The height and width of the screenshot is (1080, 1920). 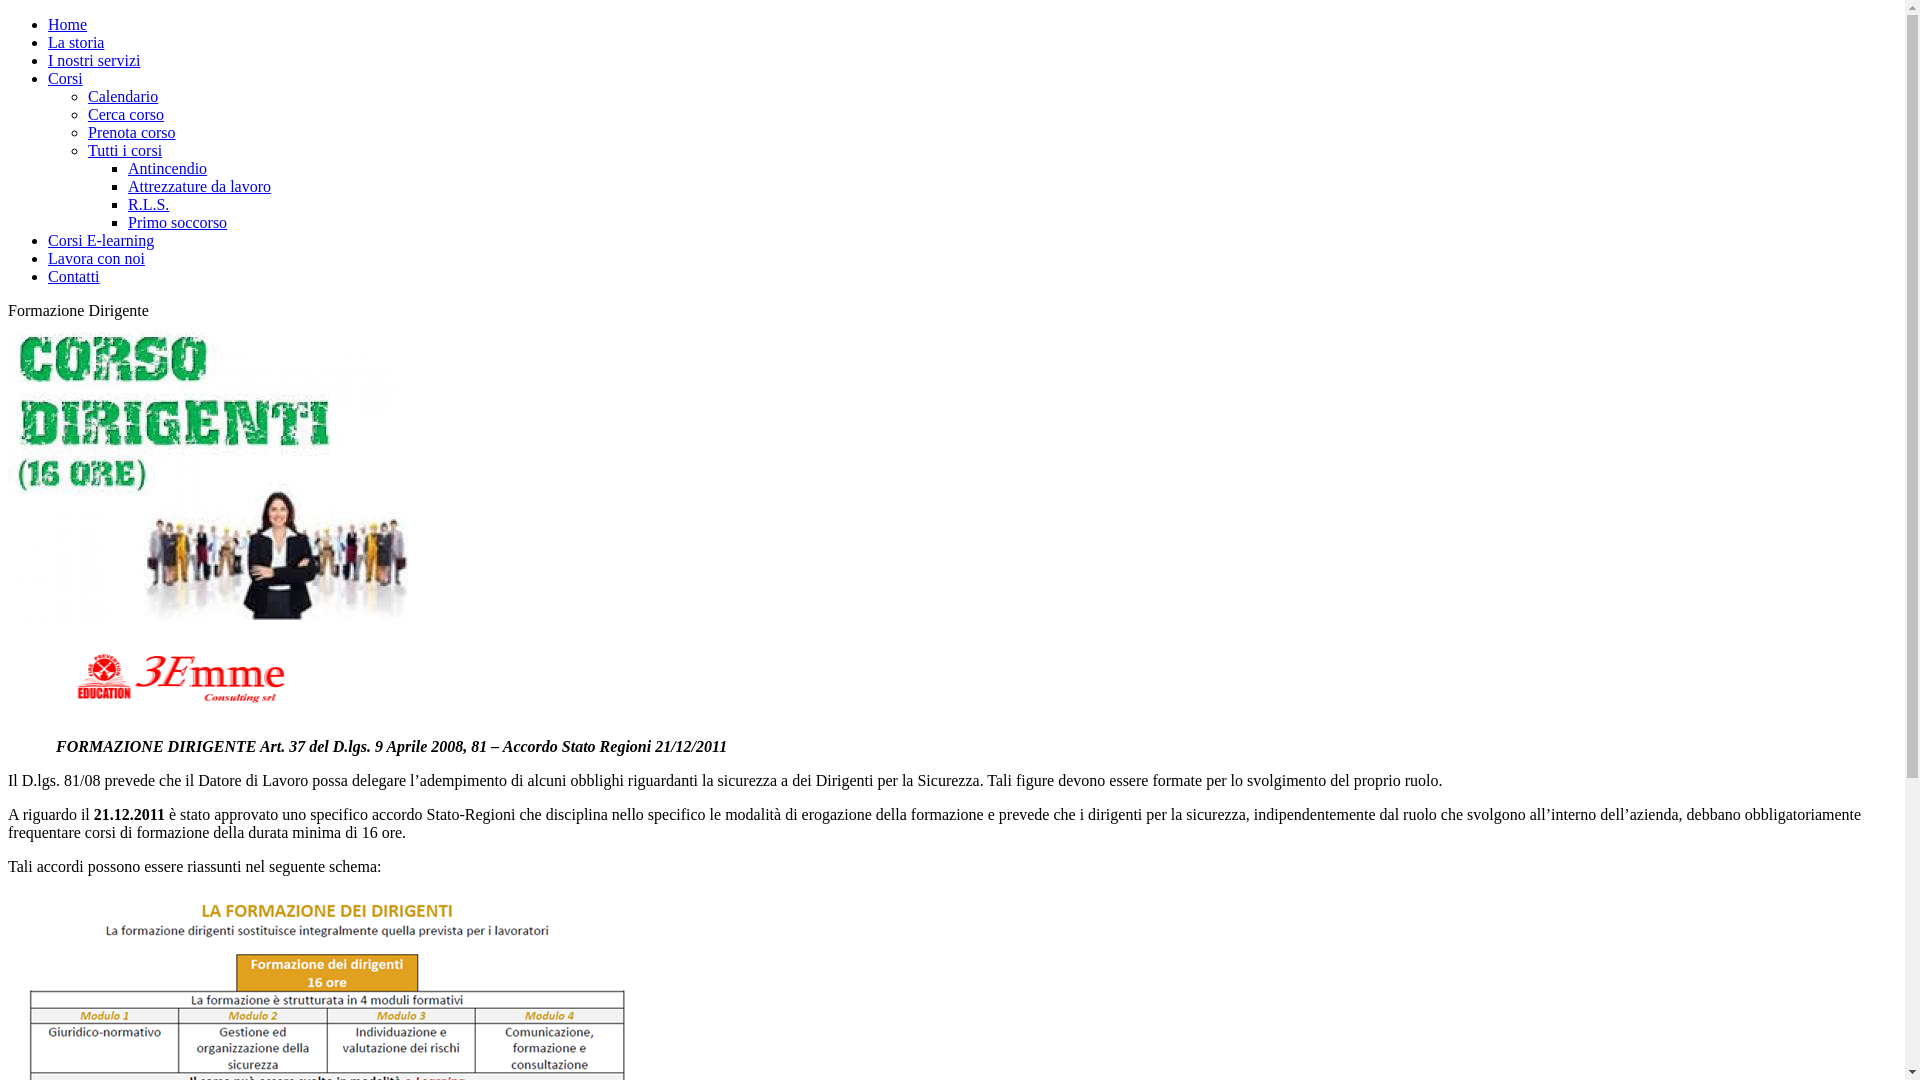 I want to click on 'Tutti i corsi', so click(x=123, y=149).